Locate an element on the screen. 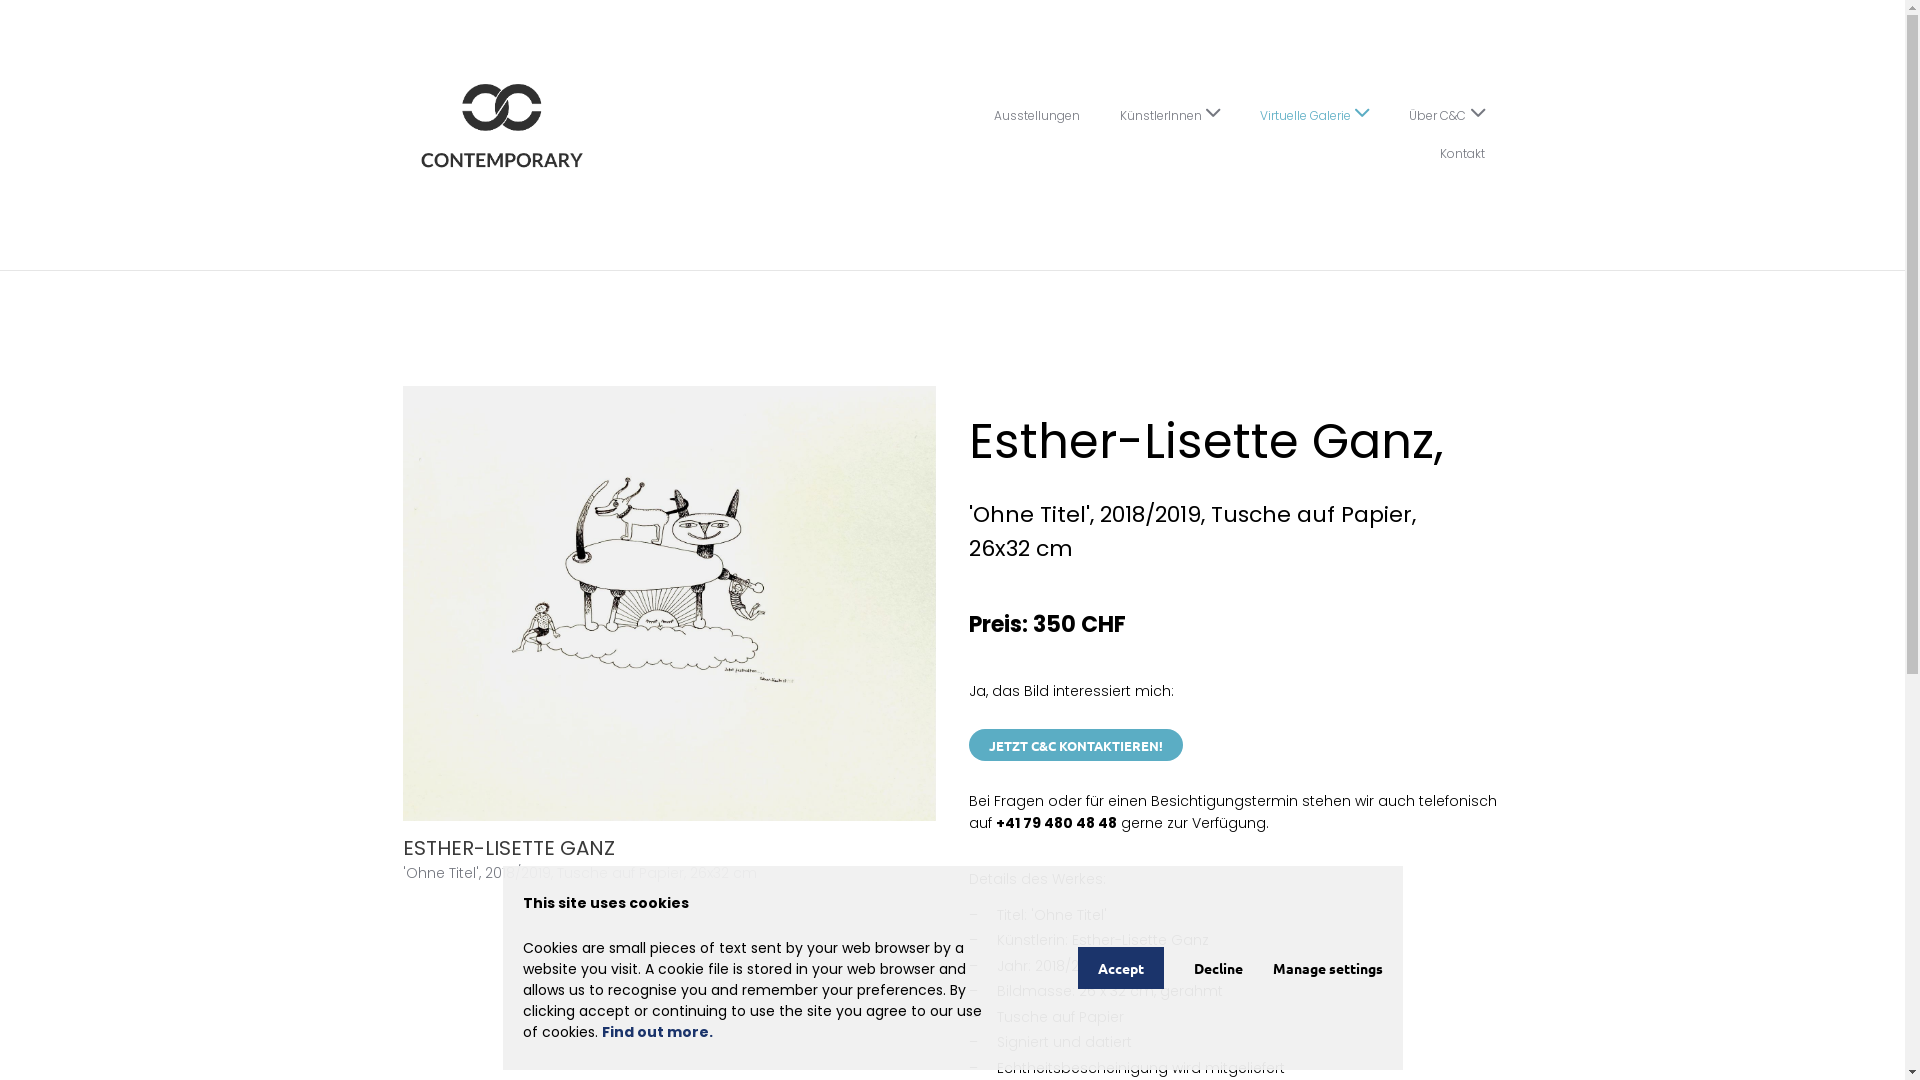 The width and height of the screenshot is (1920, 1080). 'JETZT C&C KONTAKTIEREN!' is located at coordinates (1074, 744).